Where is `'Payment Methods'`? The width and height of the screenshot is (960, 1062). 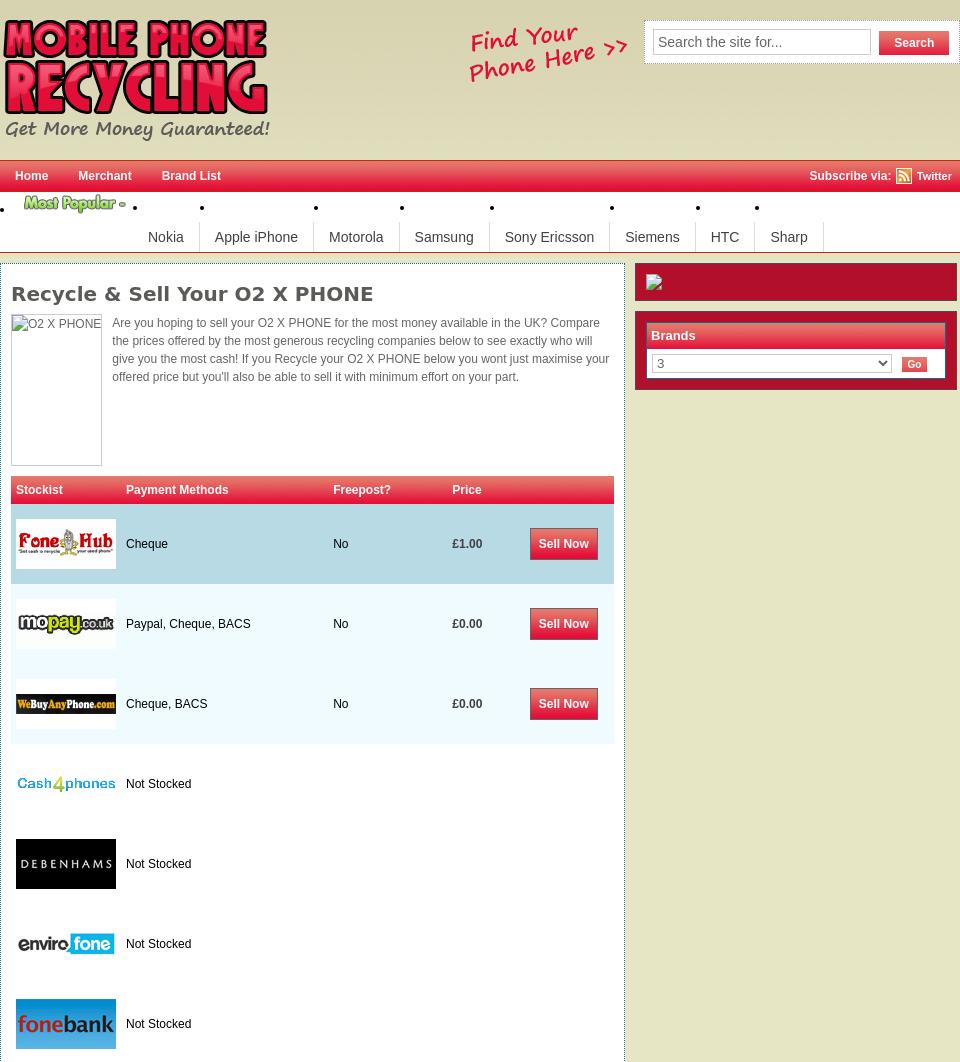 'Payment Methods' is located at coordinates (176, 489).